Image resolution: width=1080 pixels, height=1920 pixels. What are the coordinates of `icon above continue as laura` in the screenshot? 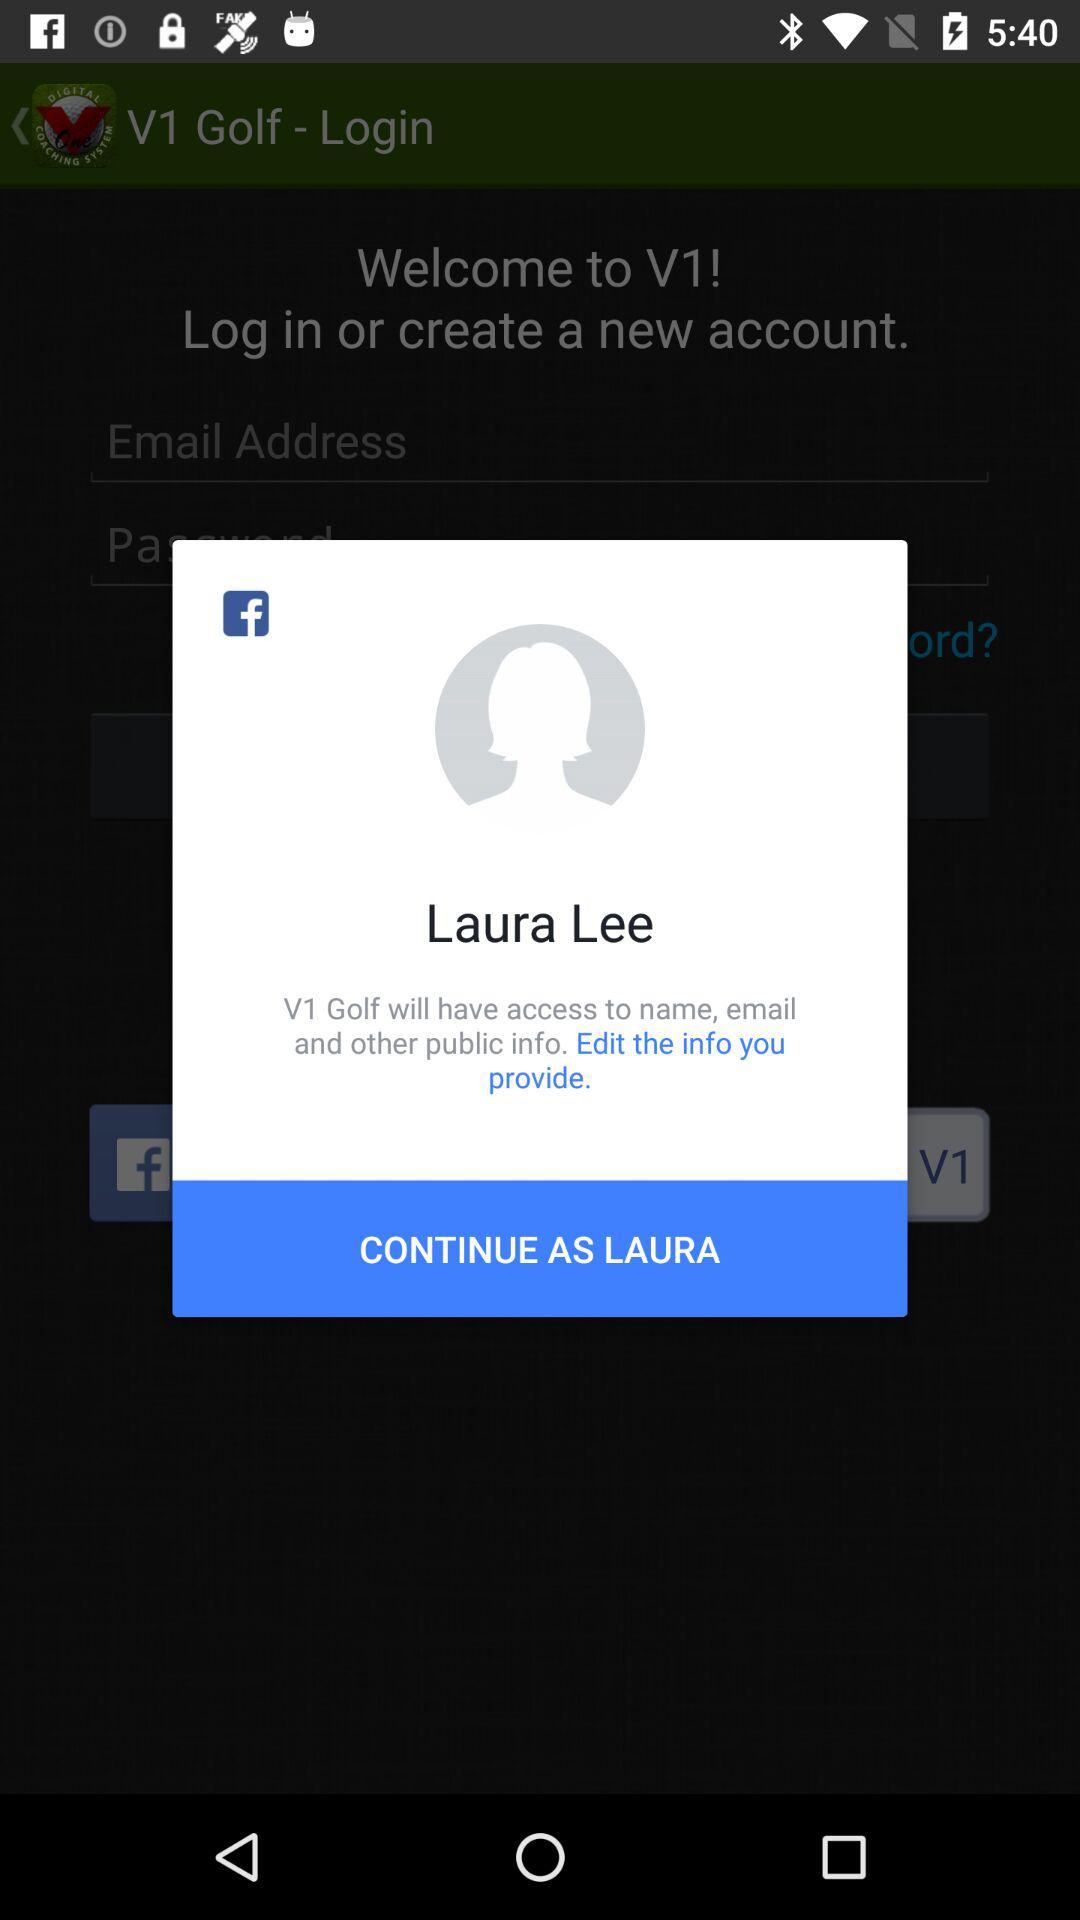 It's located at (540, 1041).